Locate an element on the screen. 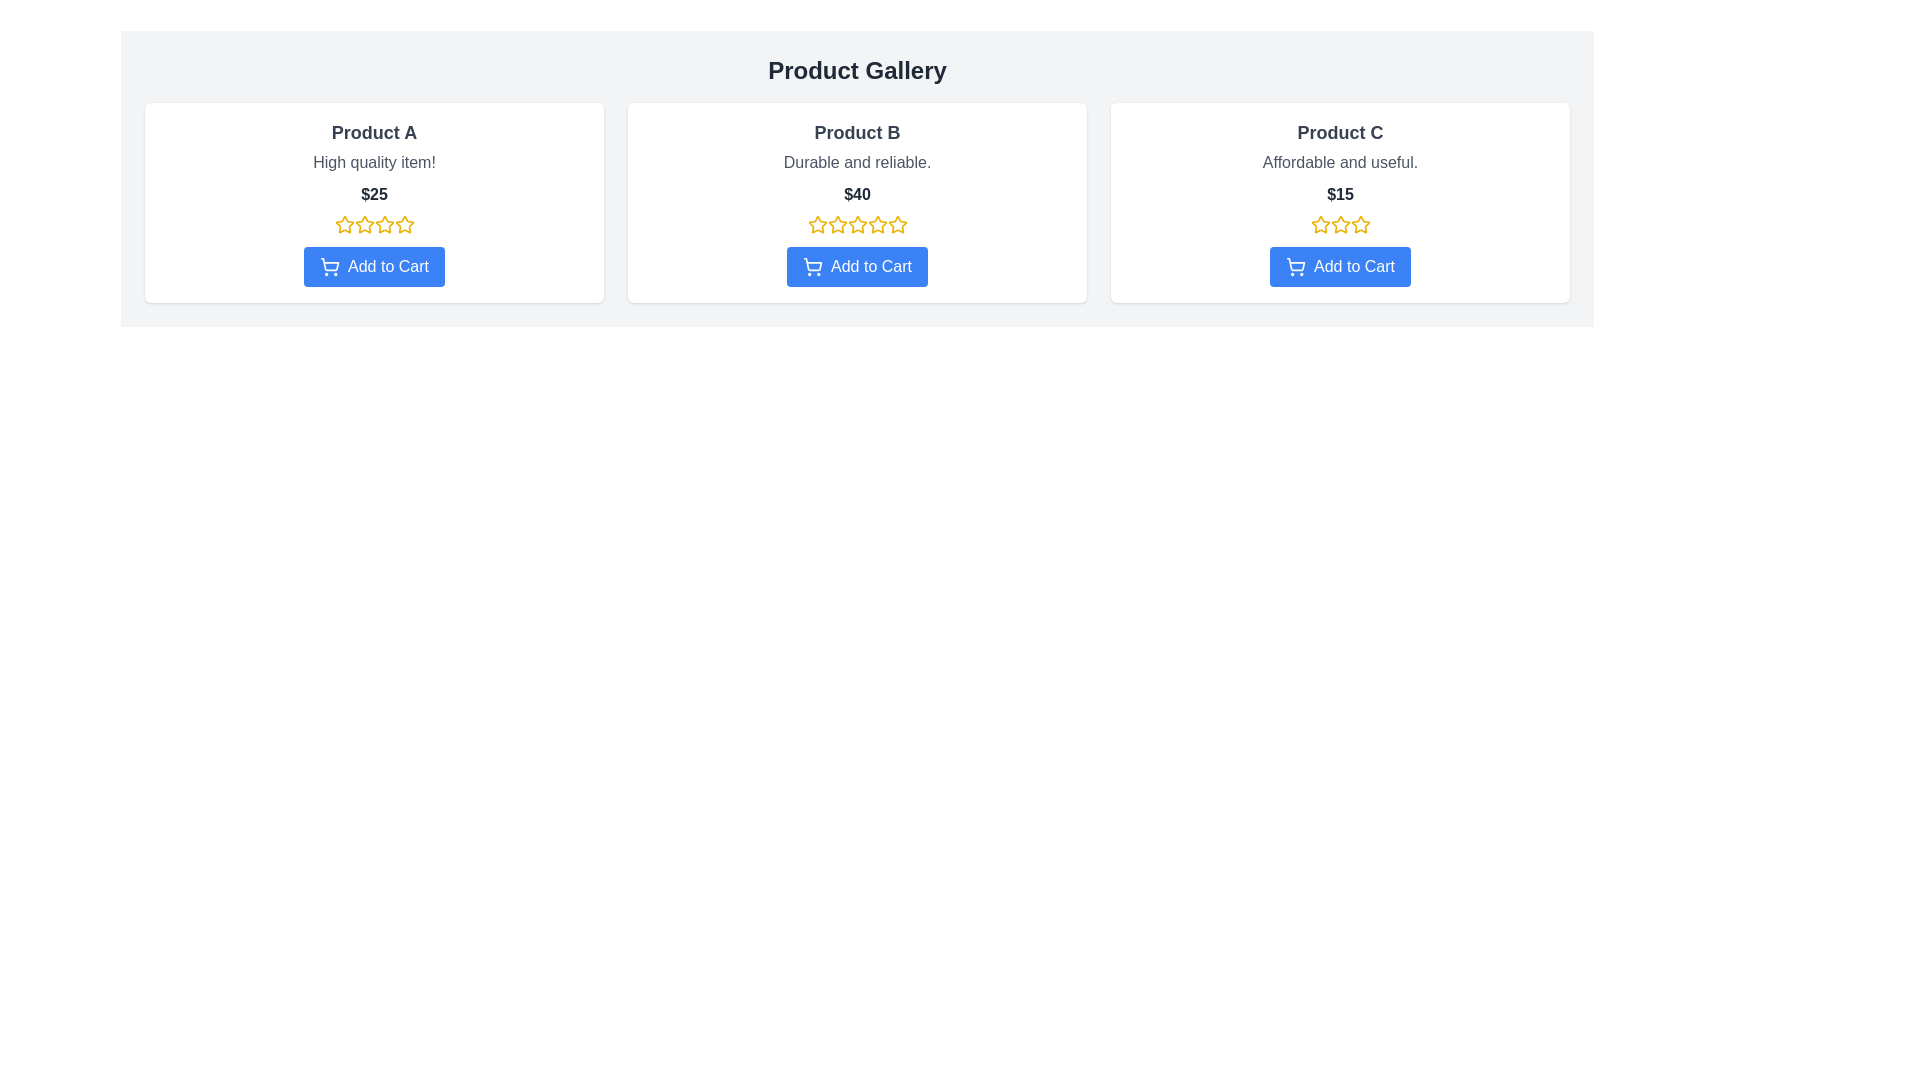  the third star icon in the five-star rating system on 'Product A' card is located at coordinates (384, 224).